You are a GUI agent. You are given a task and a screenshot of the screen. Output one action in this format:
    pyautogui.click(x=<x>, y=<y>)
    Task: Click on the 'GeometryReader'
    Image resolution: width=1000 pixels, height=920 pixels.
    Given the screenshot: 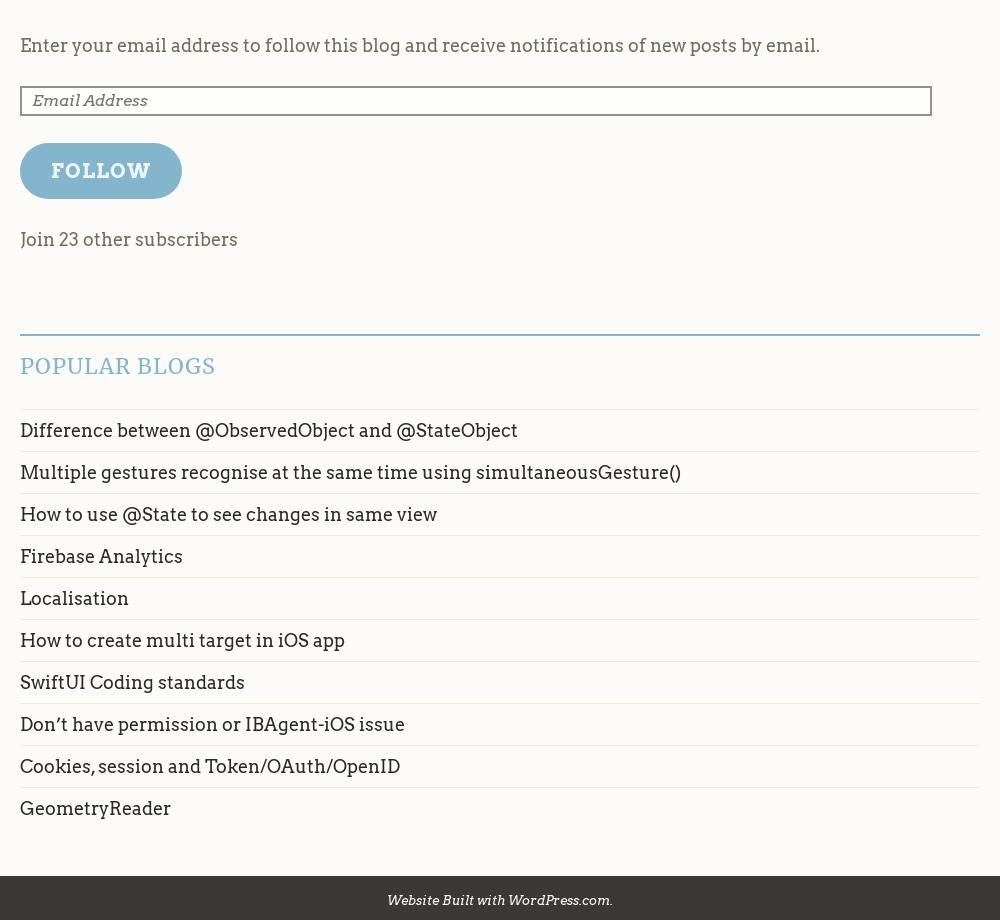 What is the action you would take?
    pyautogui.click(x=94, y=807)
    